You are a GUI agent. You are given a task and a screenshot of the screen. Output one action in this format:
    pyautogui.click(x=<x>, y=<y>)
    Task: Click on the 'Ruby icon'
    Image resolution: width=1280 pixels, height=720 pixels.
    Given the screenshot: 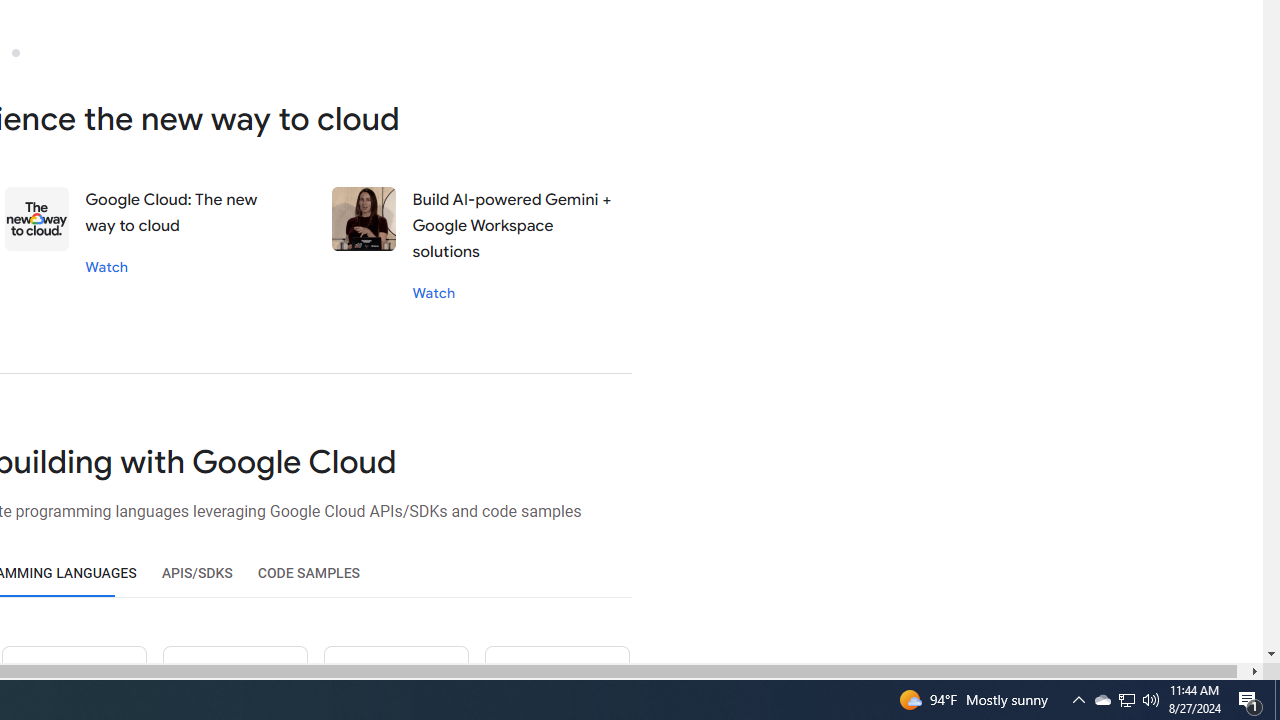 What is the action you would take?
    pyautogui.click(x=235, y=681)
    